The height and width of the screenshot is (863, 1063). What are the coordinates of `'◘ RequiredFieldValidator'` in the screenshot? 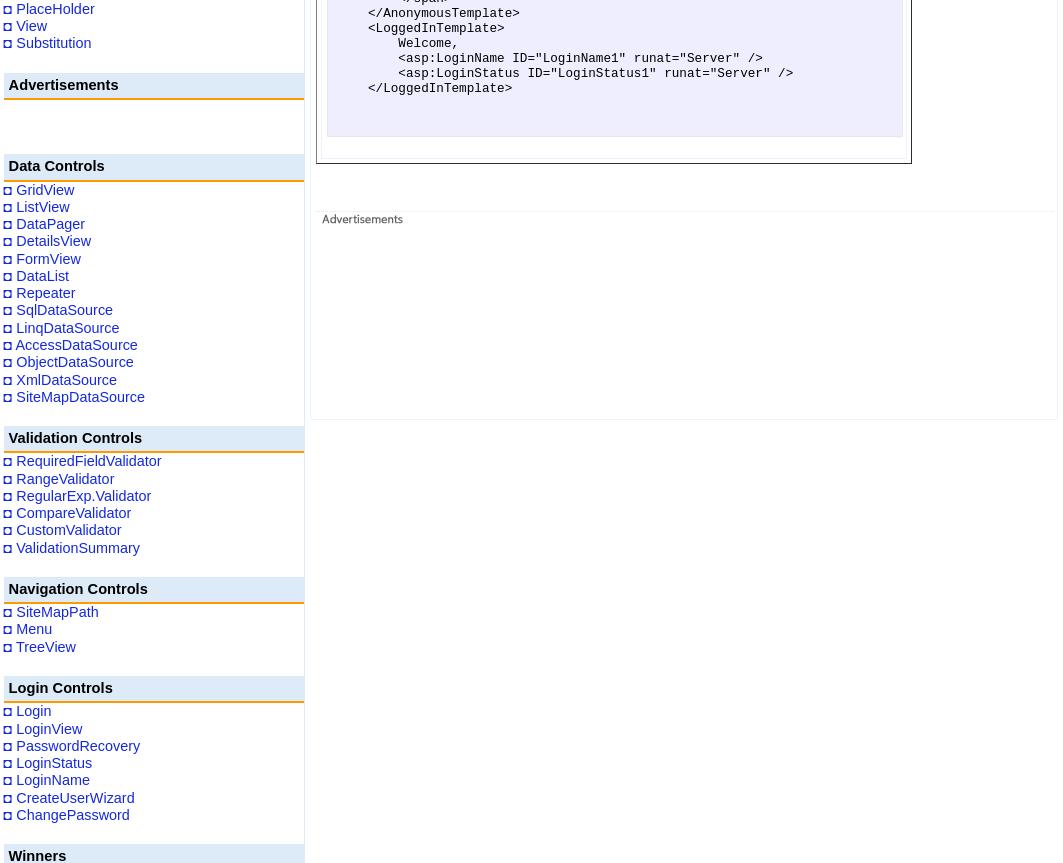 It's located at (81, 460).